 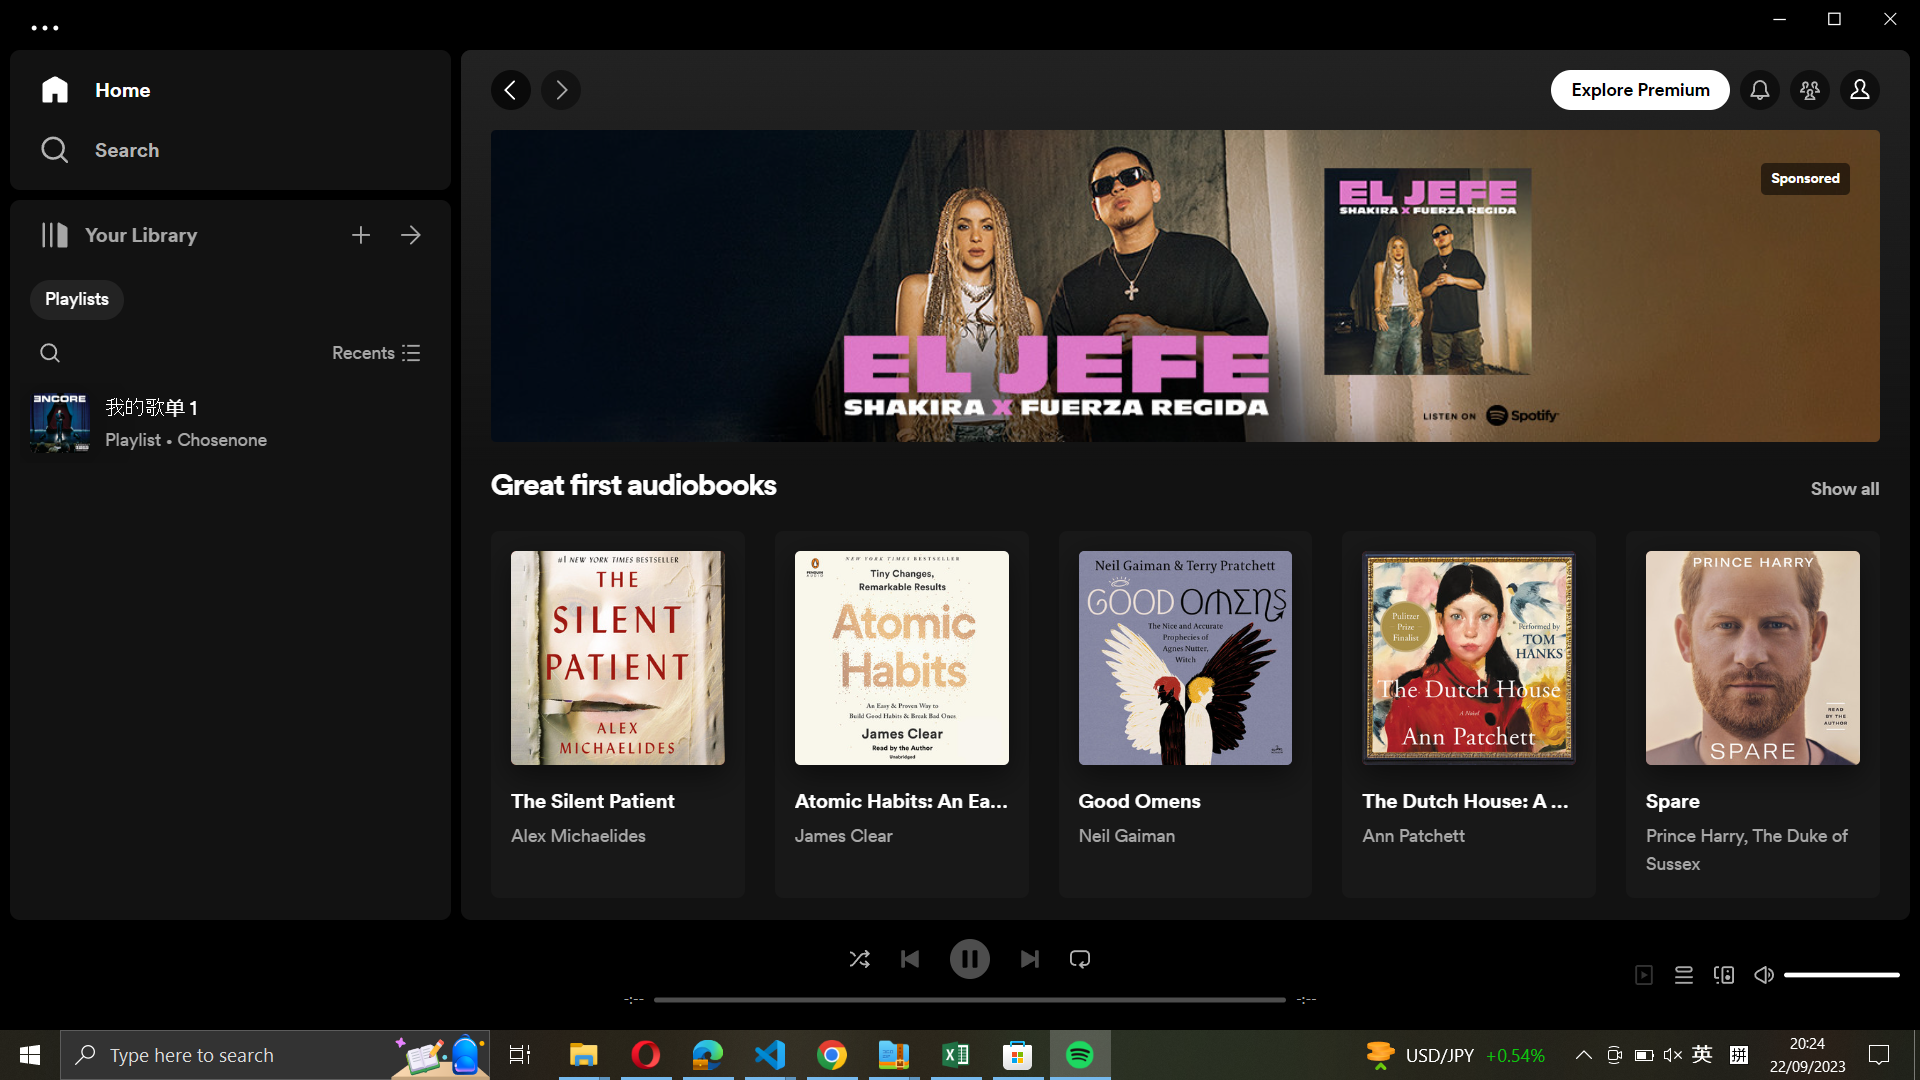 What do you see at coordinates (512, 91) in the screenshot?
I see `backward browsing` at bounding box center [512, 91].